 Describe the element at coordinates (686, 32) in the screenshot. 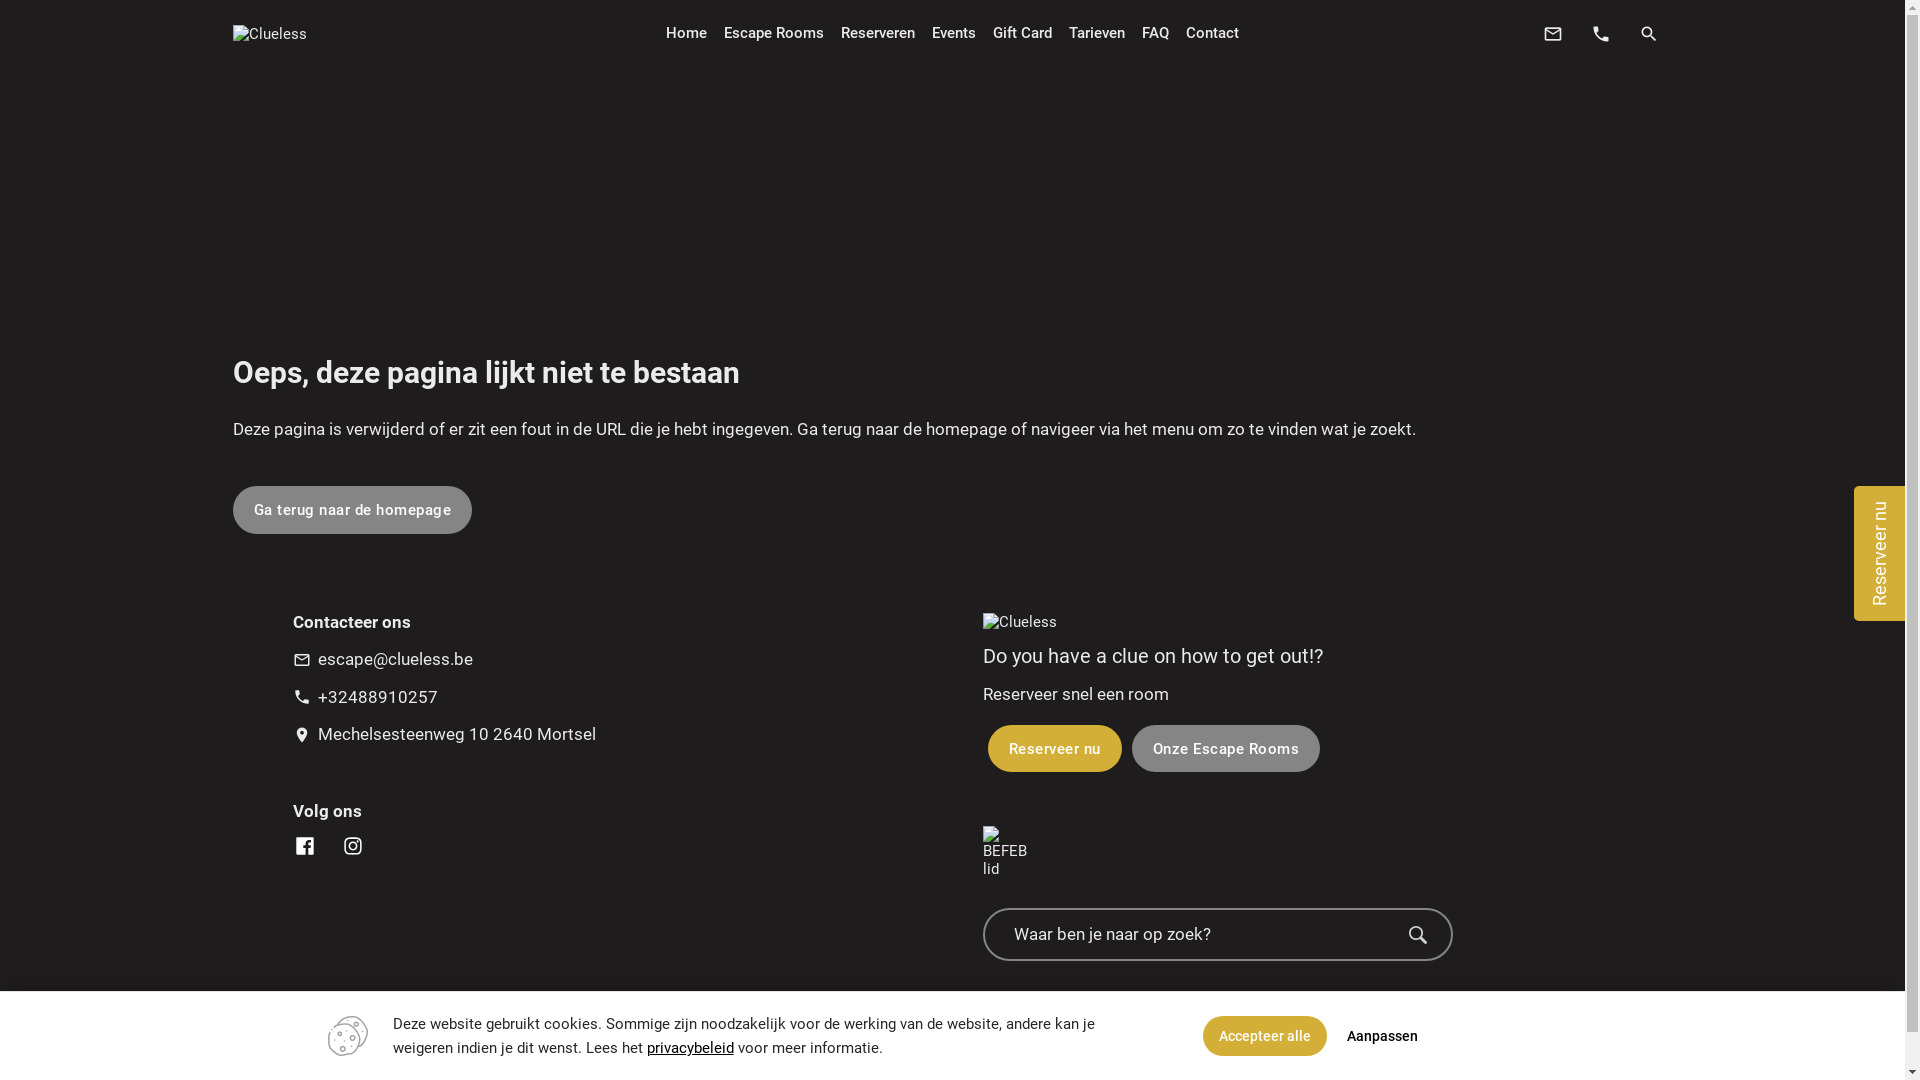

I see `'Home'` at that location.